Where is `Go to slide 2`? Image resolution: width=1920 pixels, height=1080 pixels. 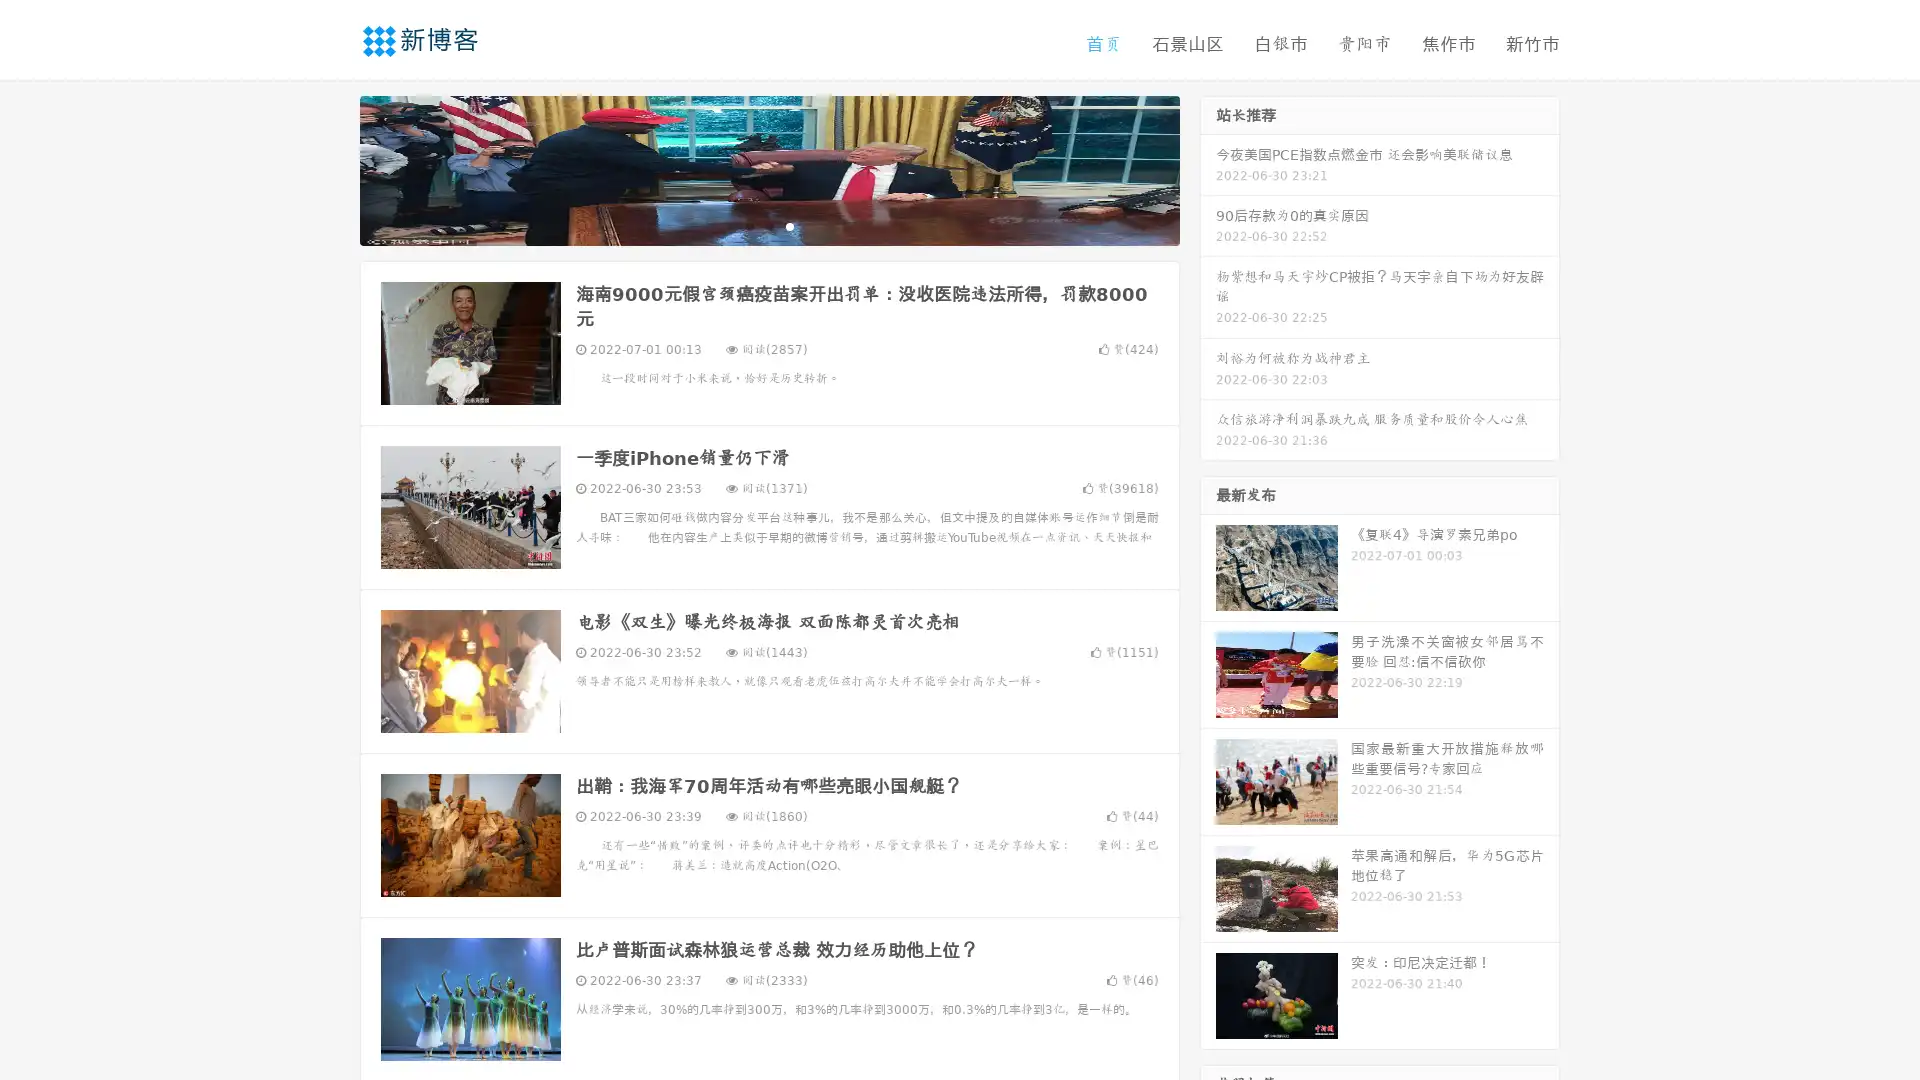 Go to slide 2 is located at coordinates (768, 225).